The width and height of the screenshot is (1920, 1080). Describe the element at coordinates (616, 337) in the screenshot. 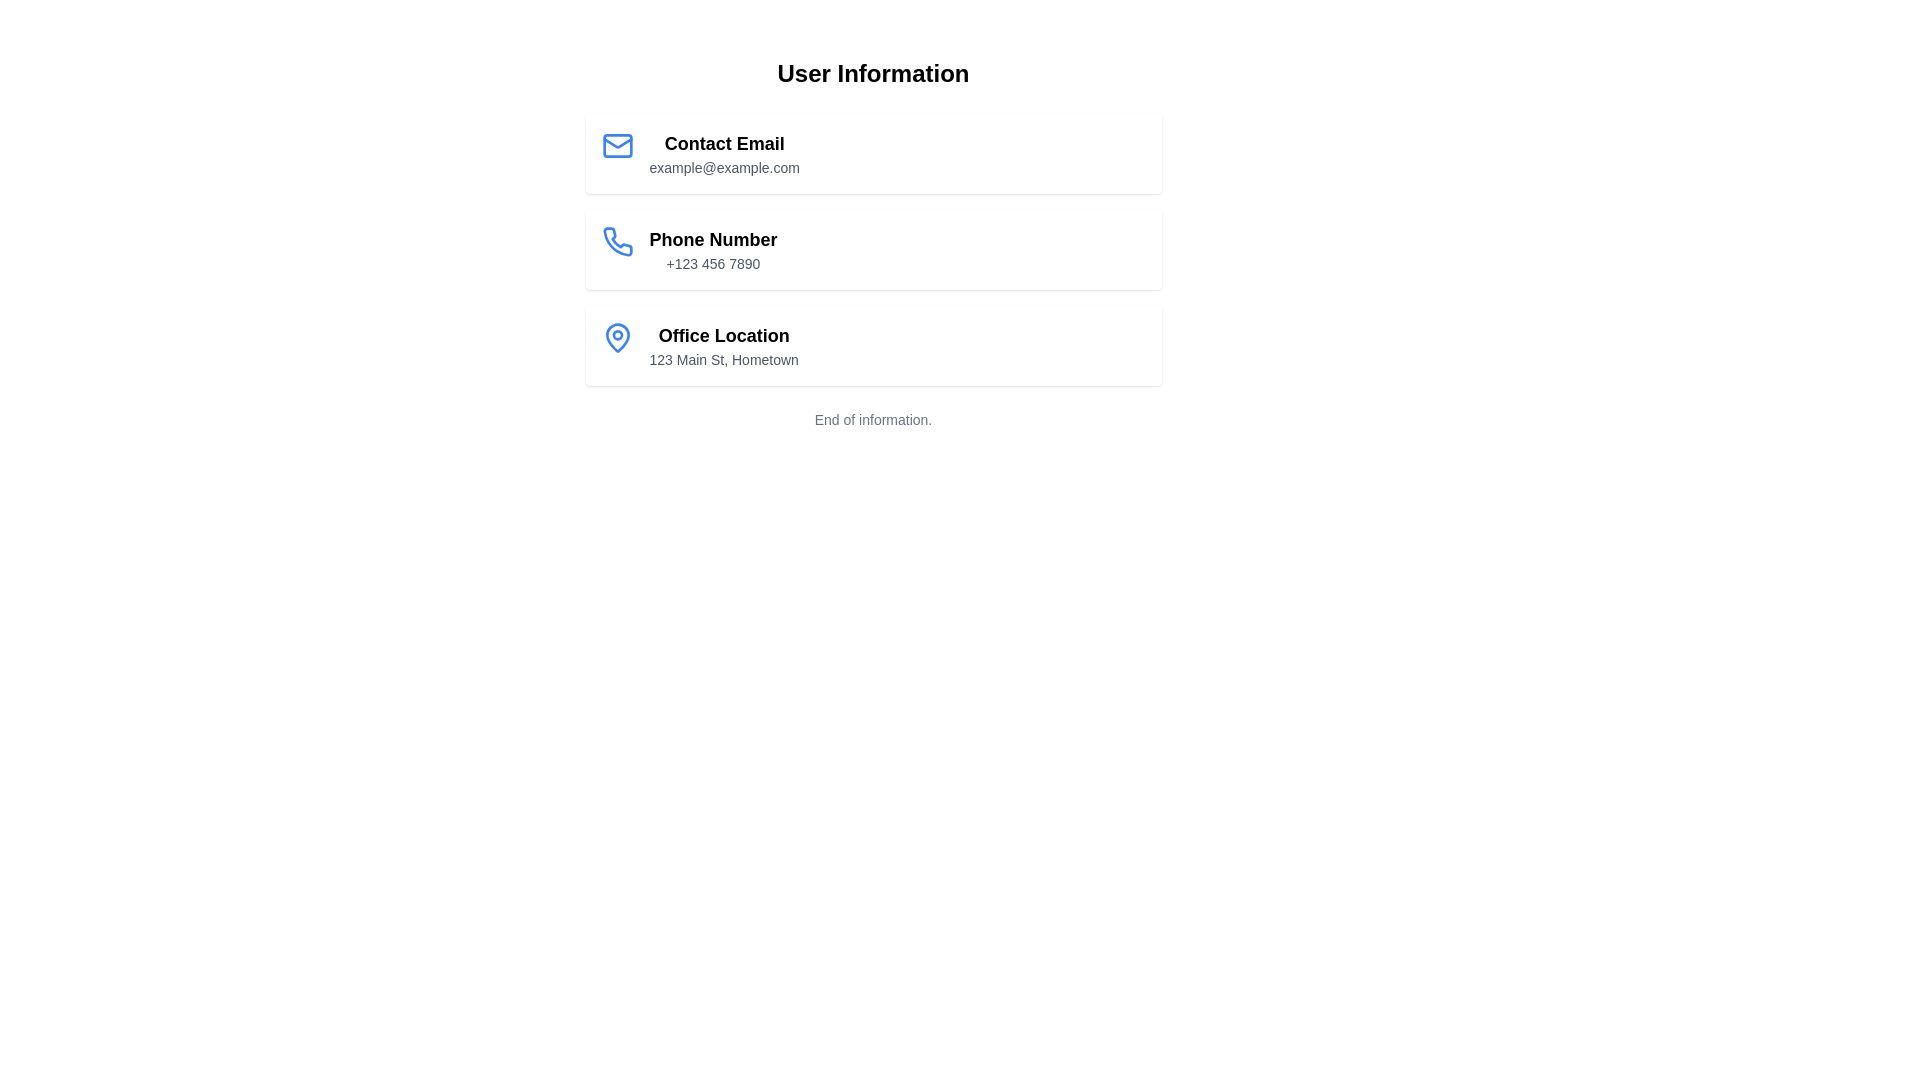

I see `the blue map pin icon located in the 'Office Location' section, positioned to the left of the title text` at that location.